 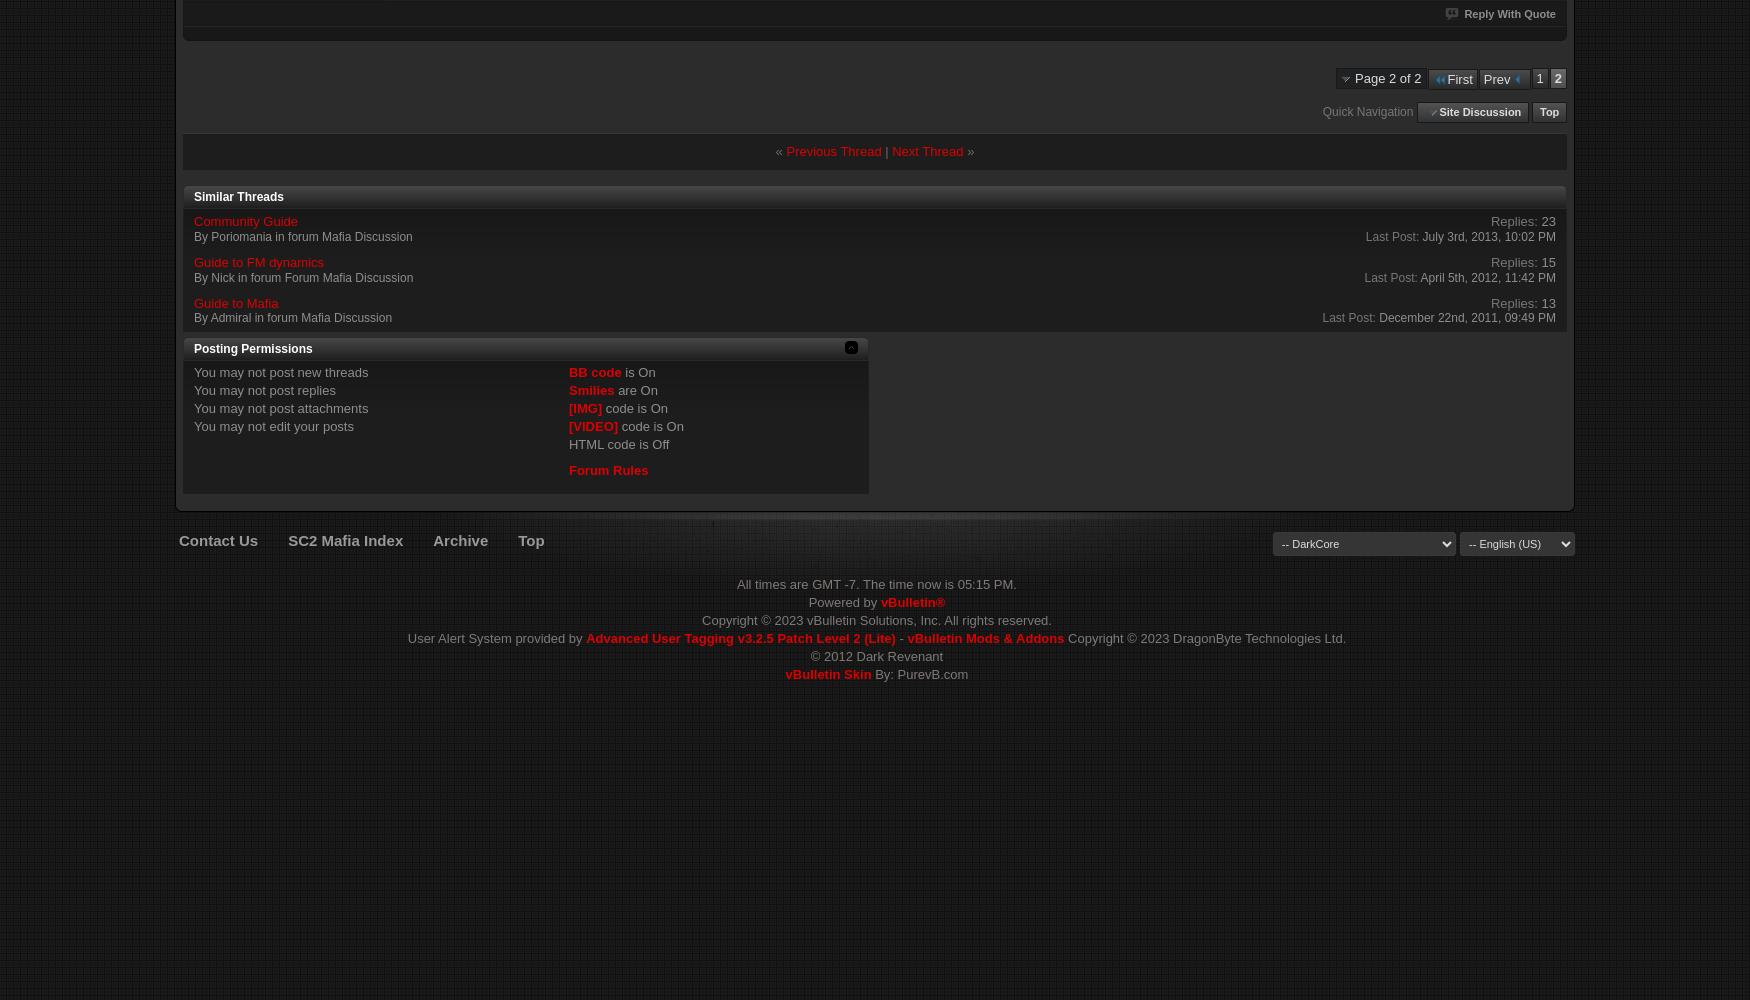 What do you see at coordinates (1205, 638) in the screenshot?
I see `'Copyright © 2023 DragonByte Technologies Ltd.'` at bounding box center [1205, 638].